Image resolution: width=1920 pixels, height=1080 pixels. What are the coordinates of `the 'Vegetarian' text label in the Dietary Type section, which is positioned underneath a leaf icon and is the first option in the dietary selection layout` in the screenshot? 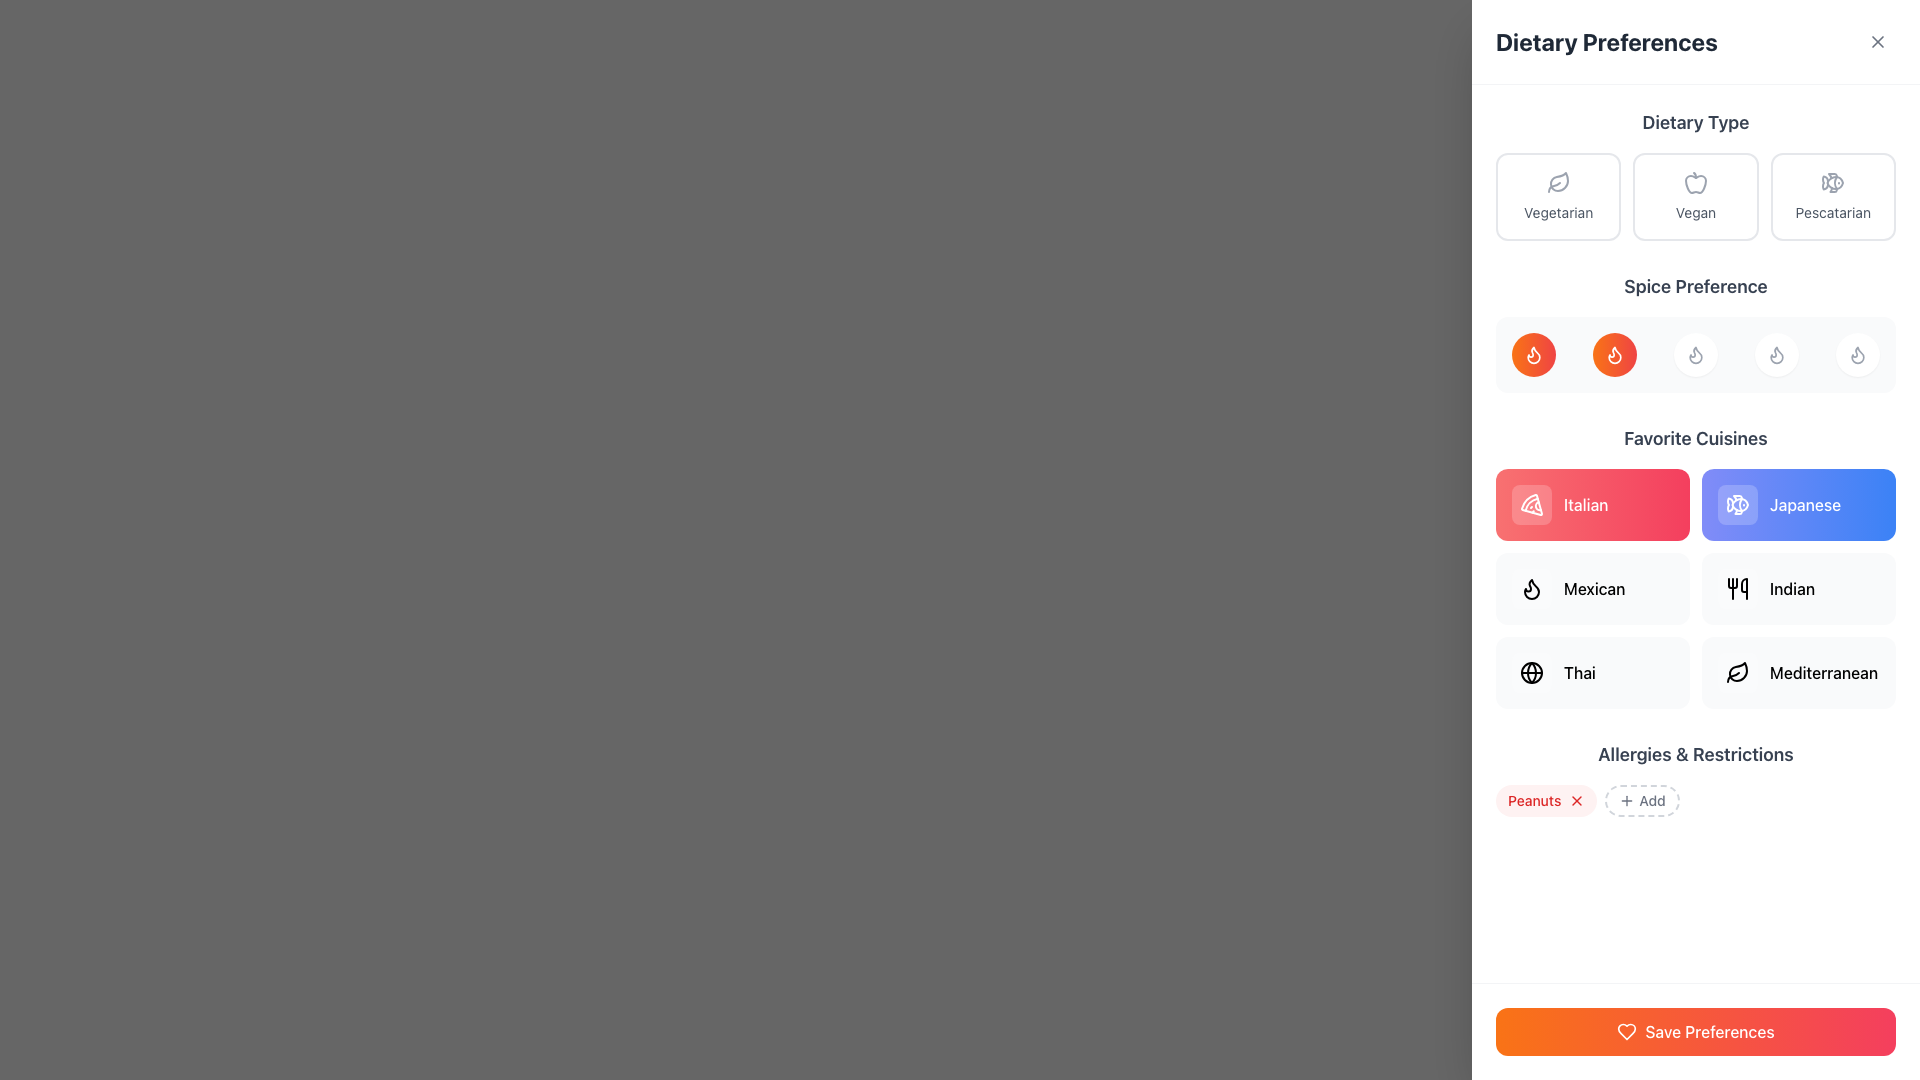 It's located at (1557, 212).